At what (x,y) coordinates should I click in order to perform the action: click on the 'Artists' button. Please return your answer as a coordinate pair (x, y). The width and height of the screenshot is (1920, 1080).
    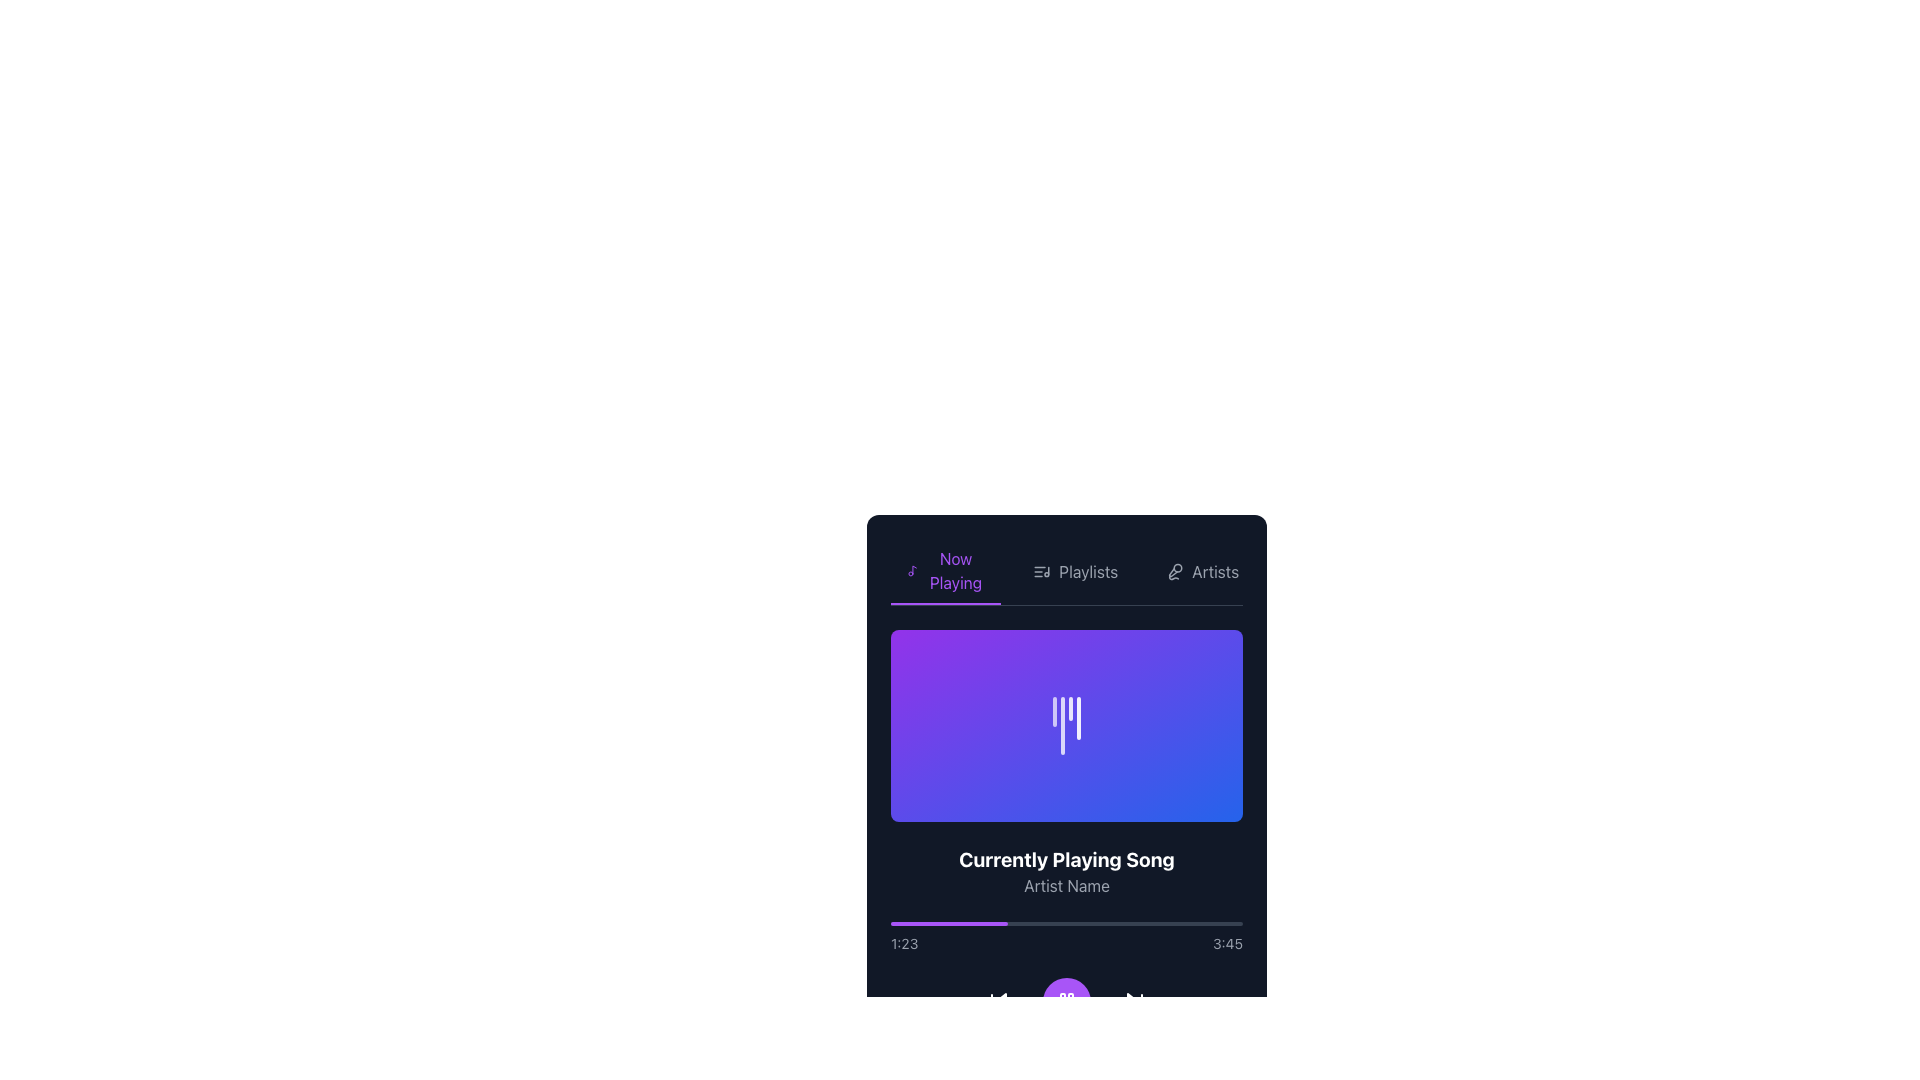
    Looking at the image, I should click on (1201, 571).